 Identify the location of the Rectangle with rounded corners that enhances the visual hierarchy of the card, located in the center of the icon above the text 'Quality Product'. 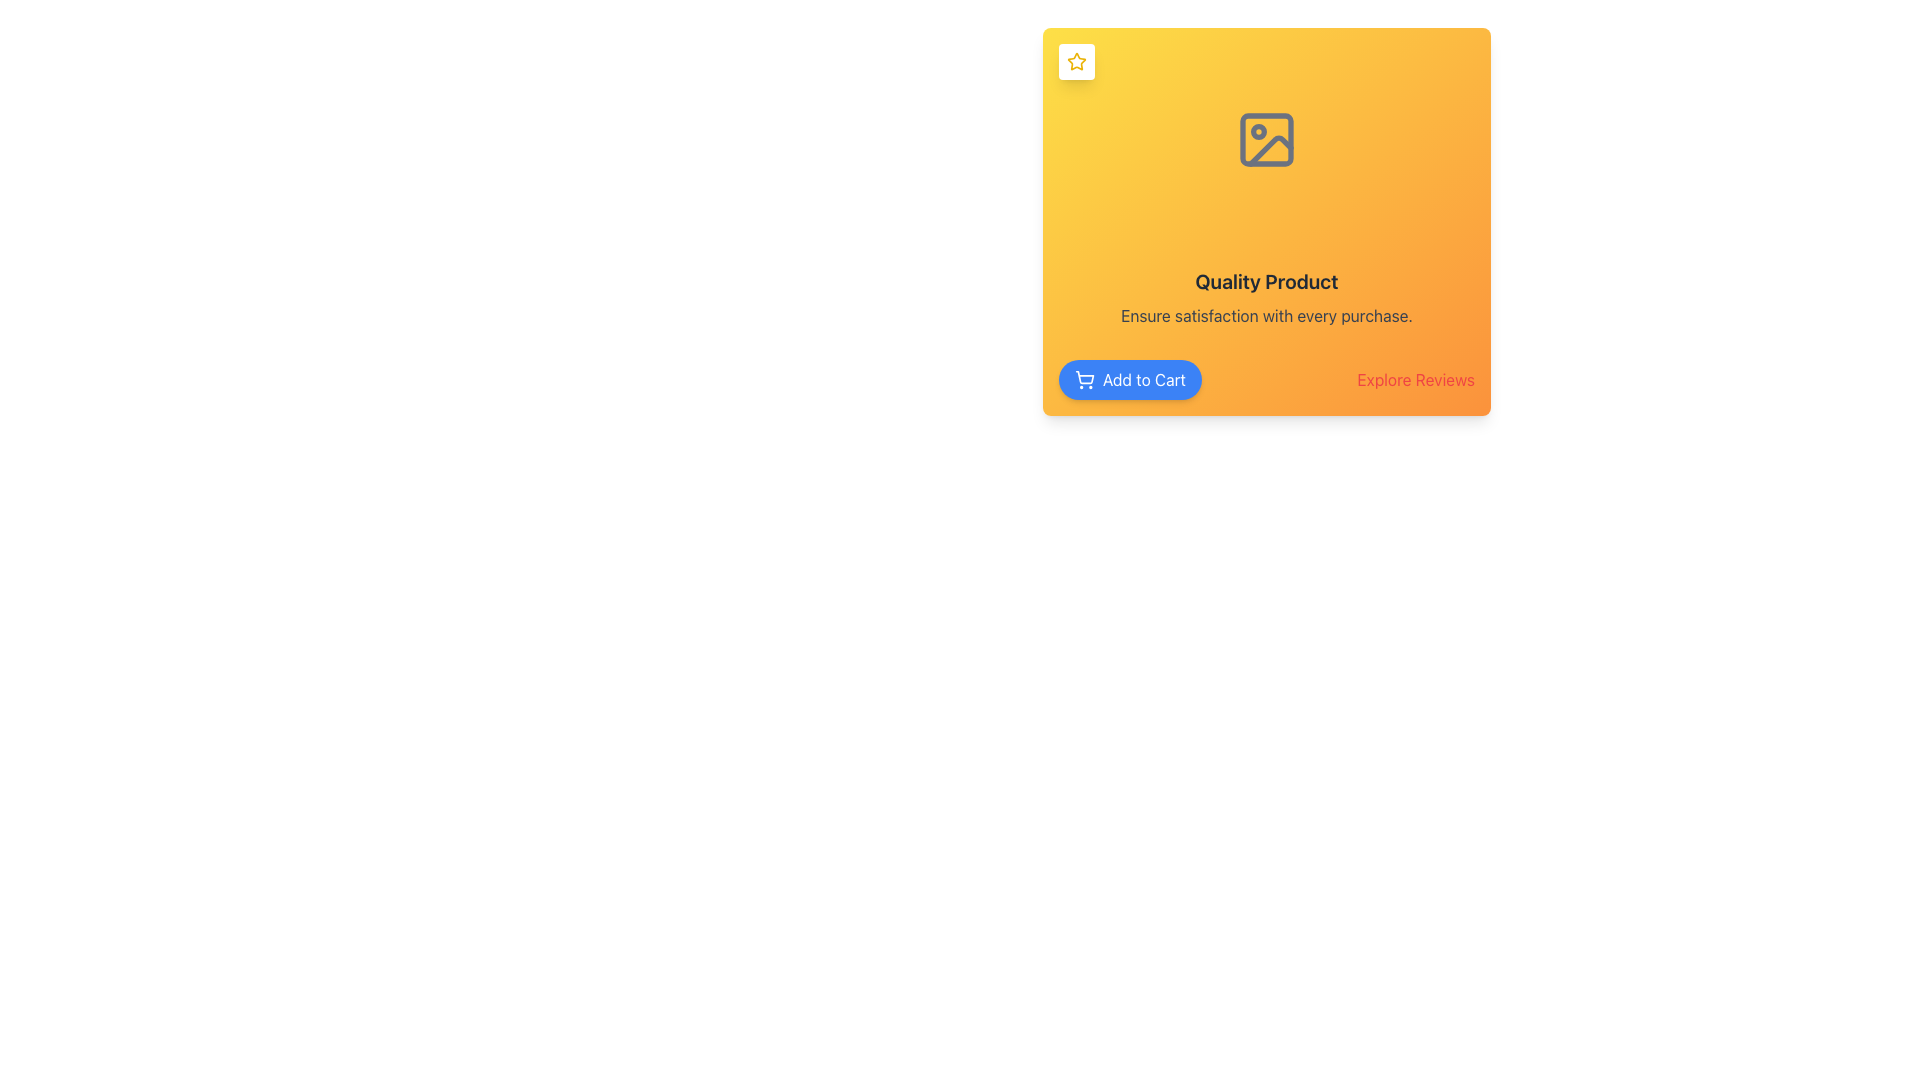
(1266, 138).